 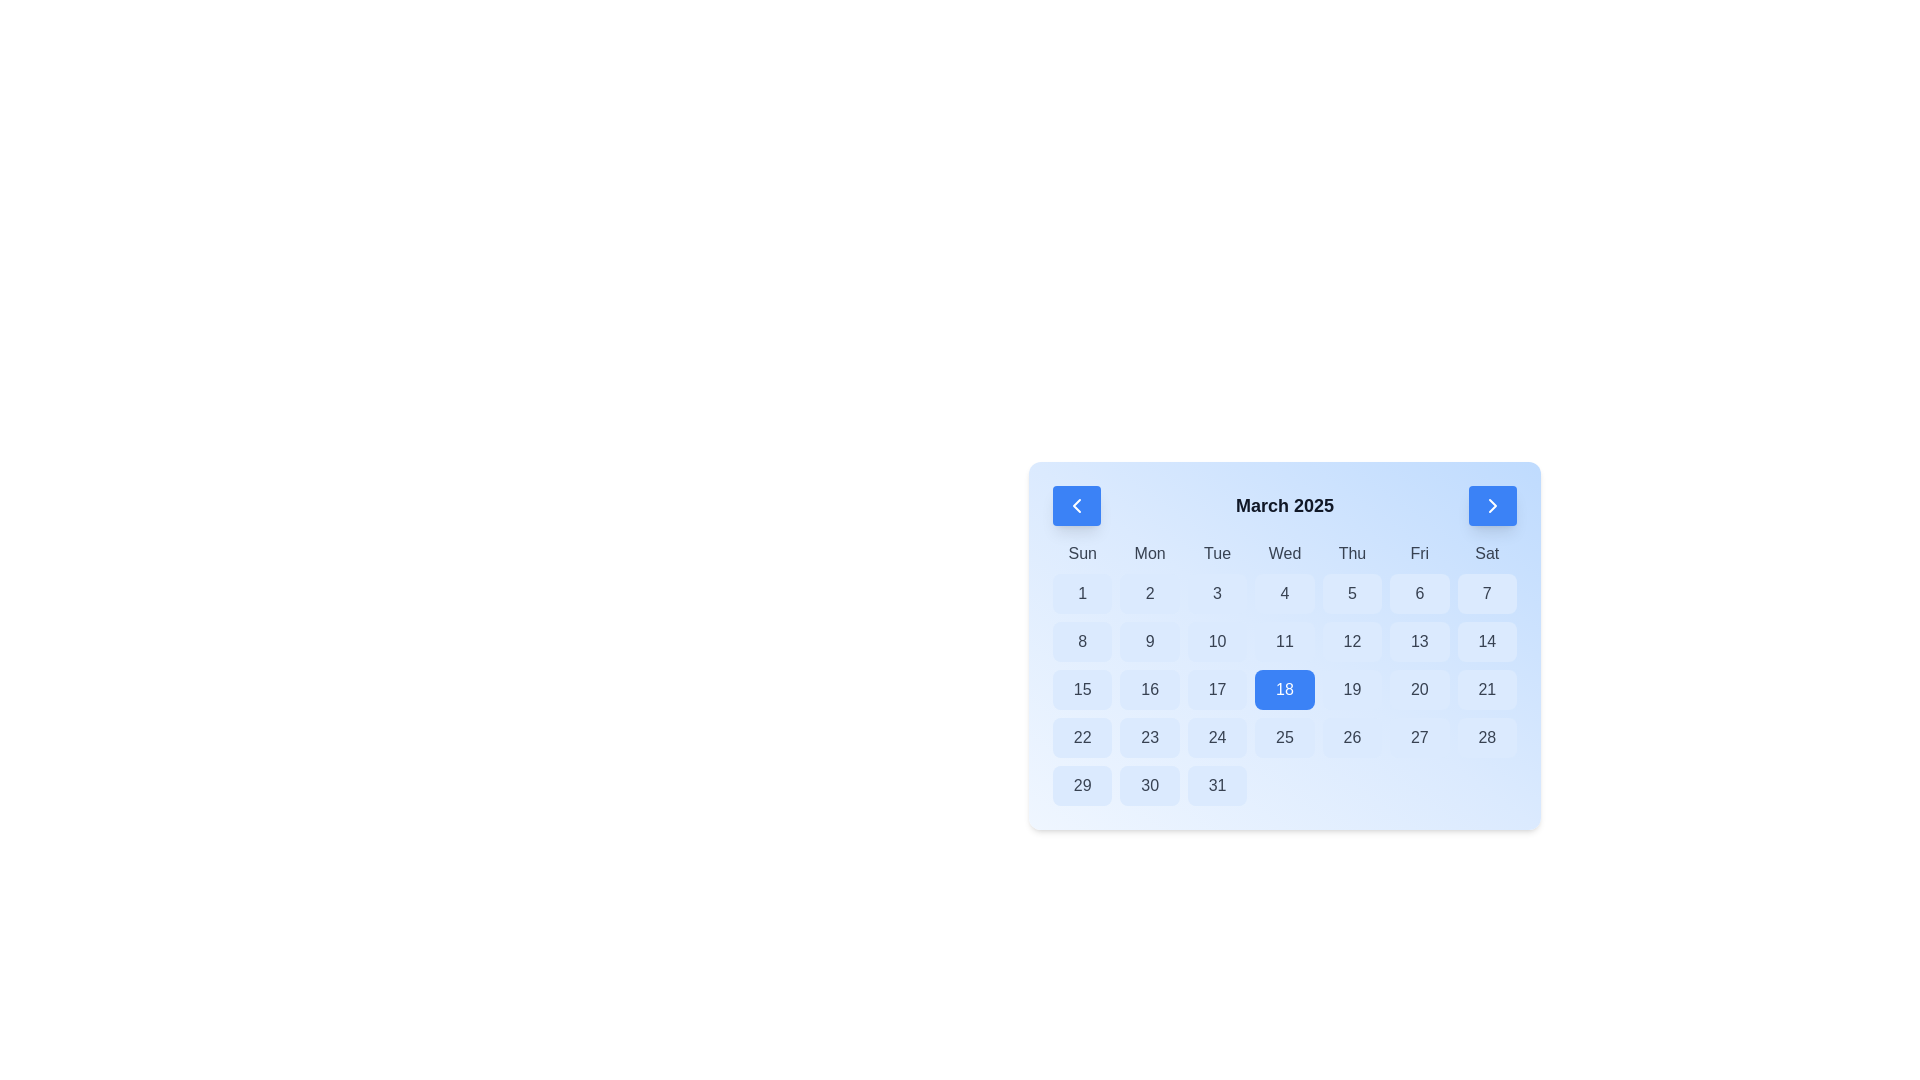 What do you see at coordinates (1492, 504) in the screenshot?
I see `the navigation icon located within the blue button on the top-right corner of the calendar interface` at bounding box center [1492, 504].